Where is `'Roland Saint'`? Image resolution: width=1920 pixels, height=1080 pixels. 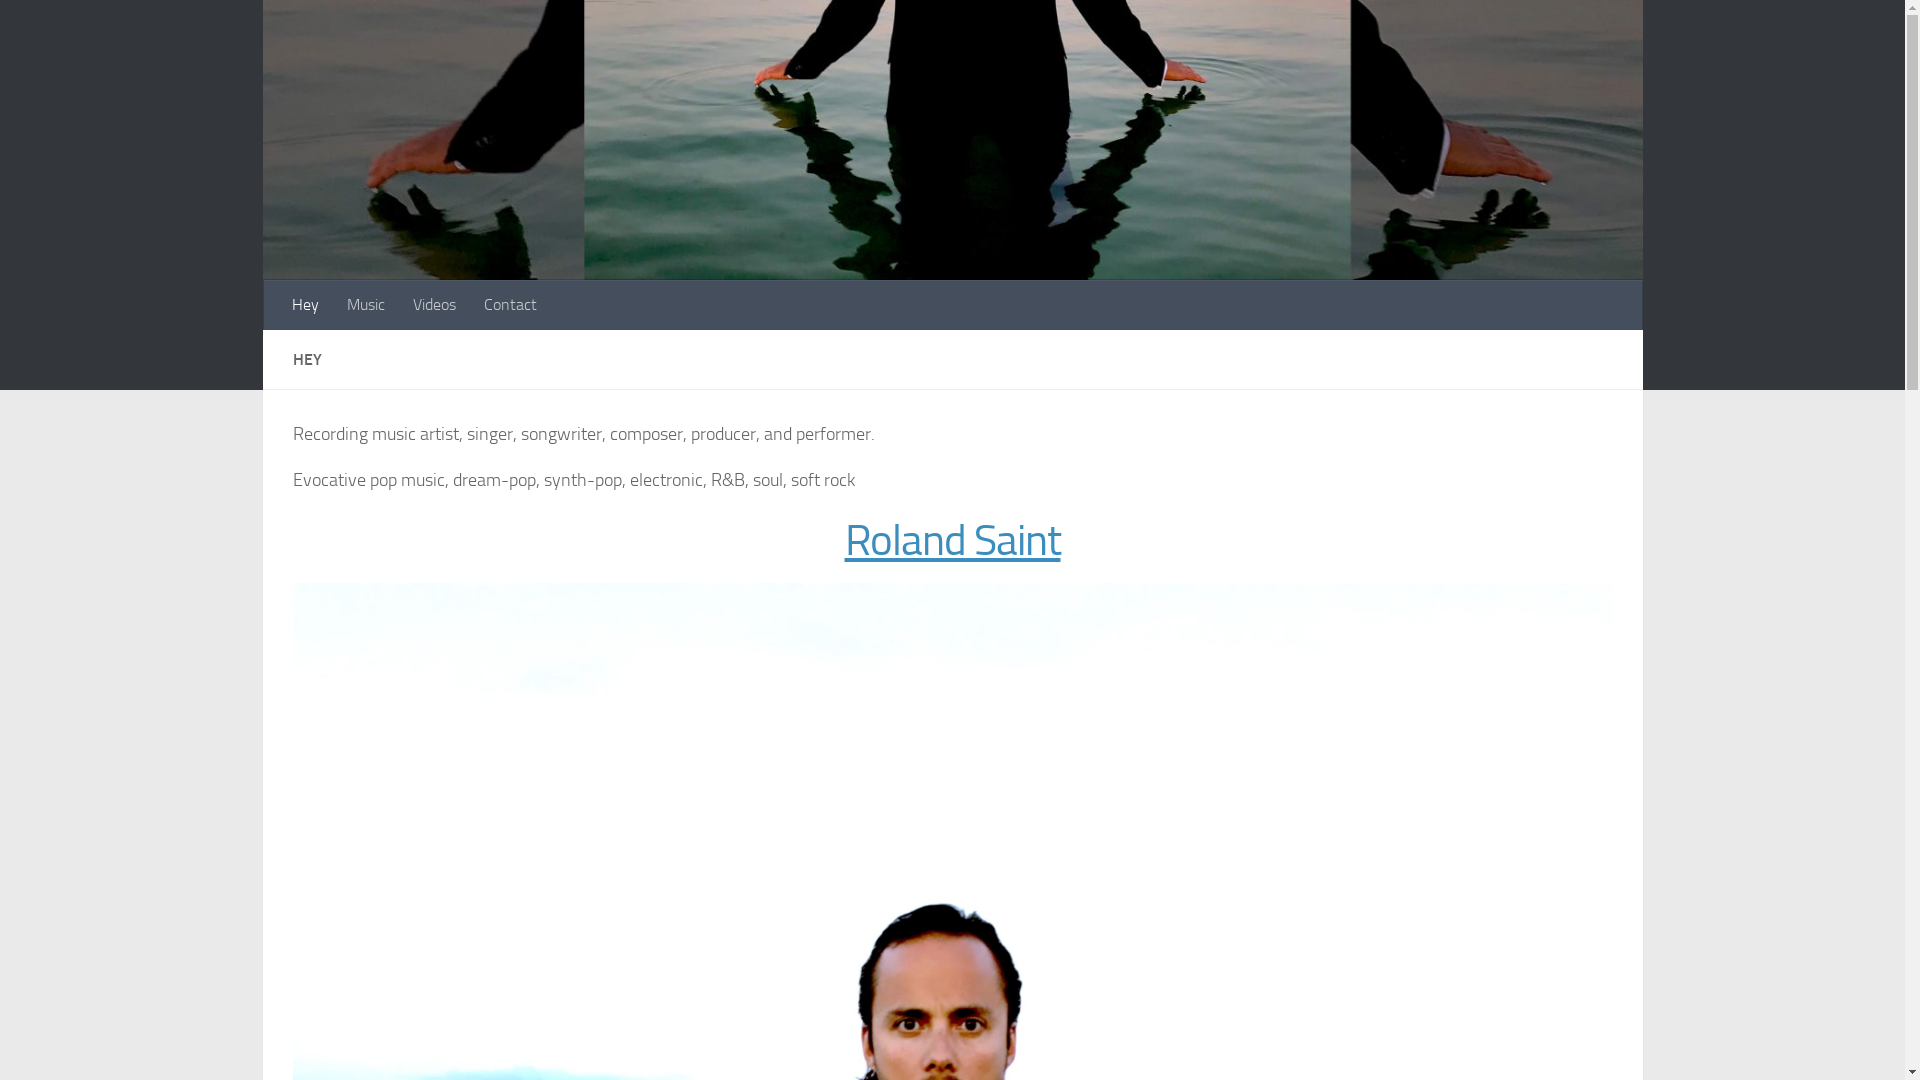 'Roland Saint' is located at coordinates (950, 540).